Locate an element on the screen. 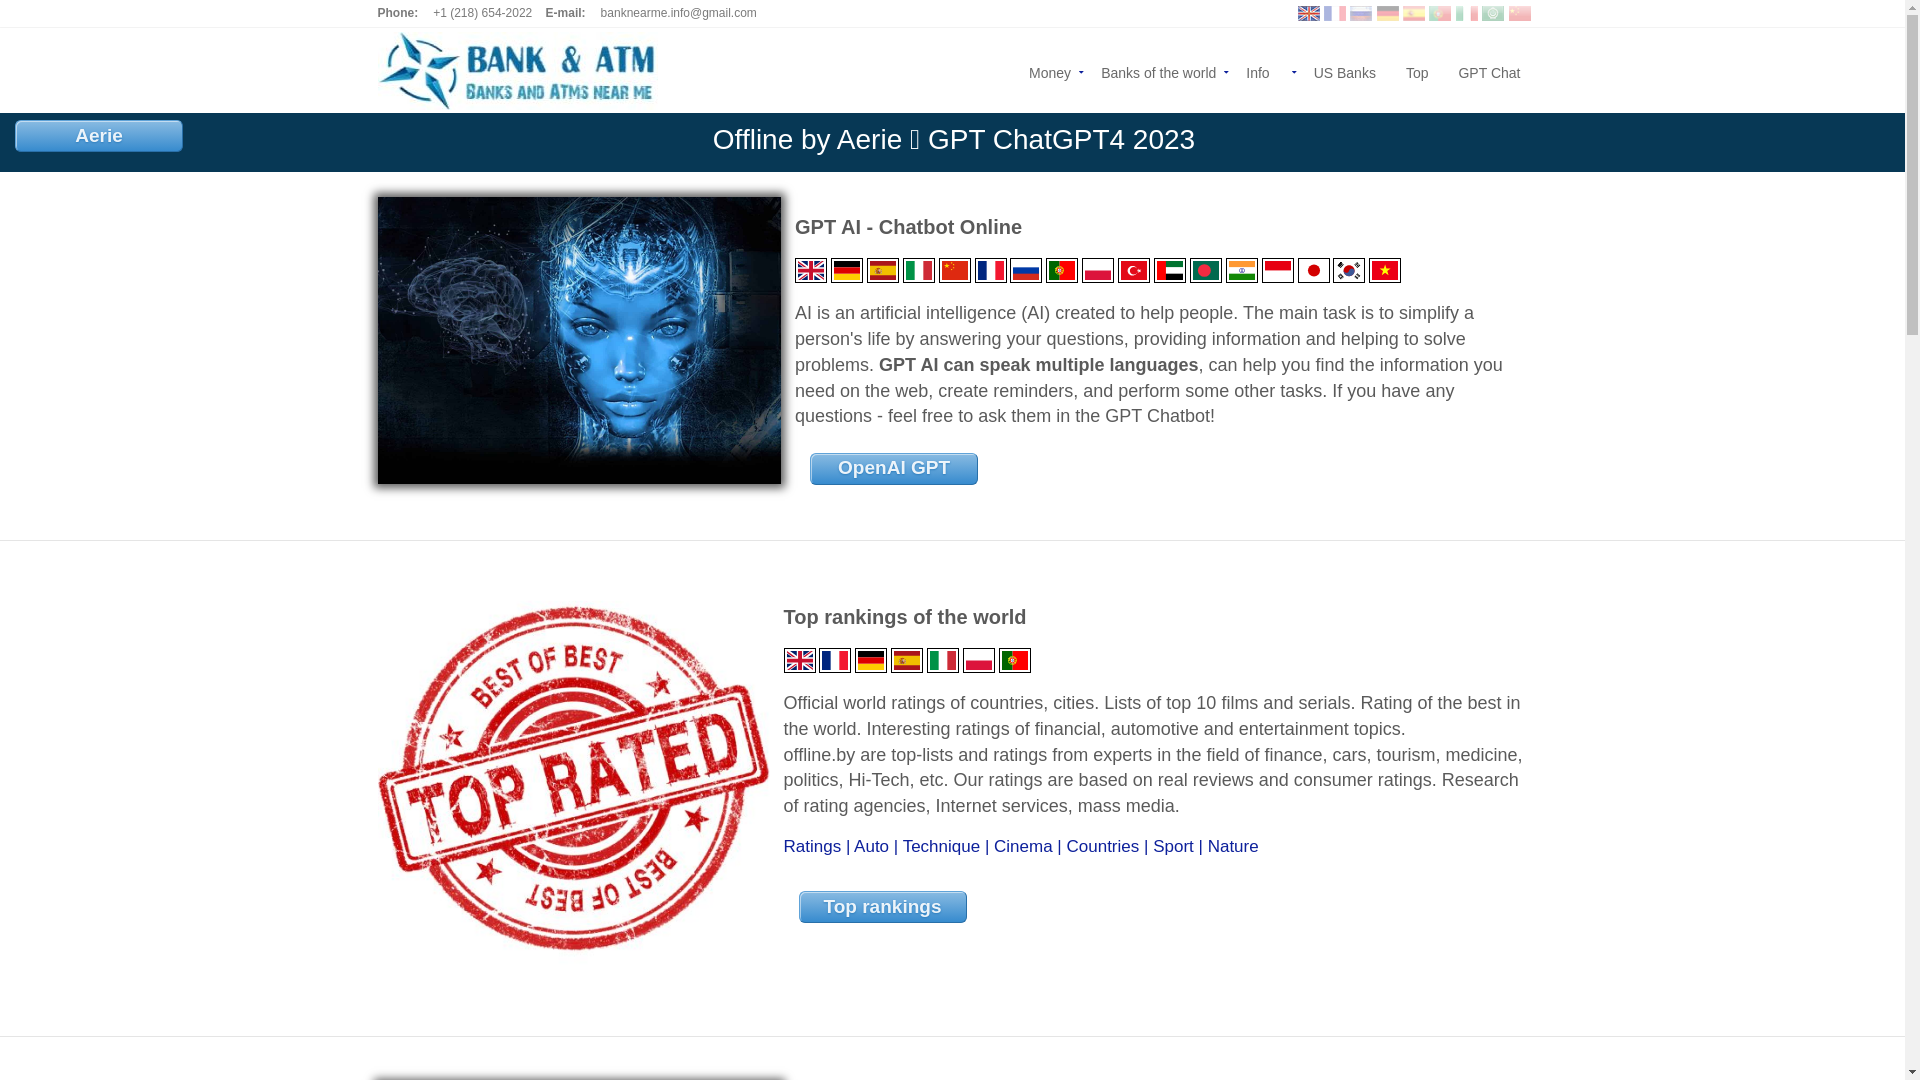 The height and width of the screenshot is (1080, 1920). 'Technique' is located at coordinates (940, 846).